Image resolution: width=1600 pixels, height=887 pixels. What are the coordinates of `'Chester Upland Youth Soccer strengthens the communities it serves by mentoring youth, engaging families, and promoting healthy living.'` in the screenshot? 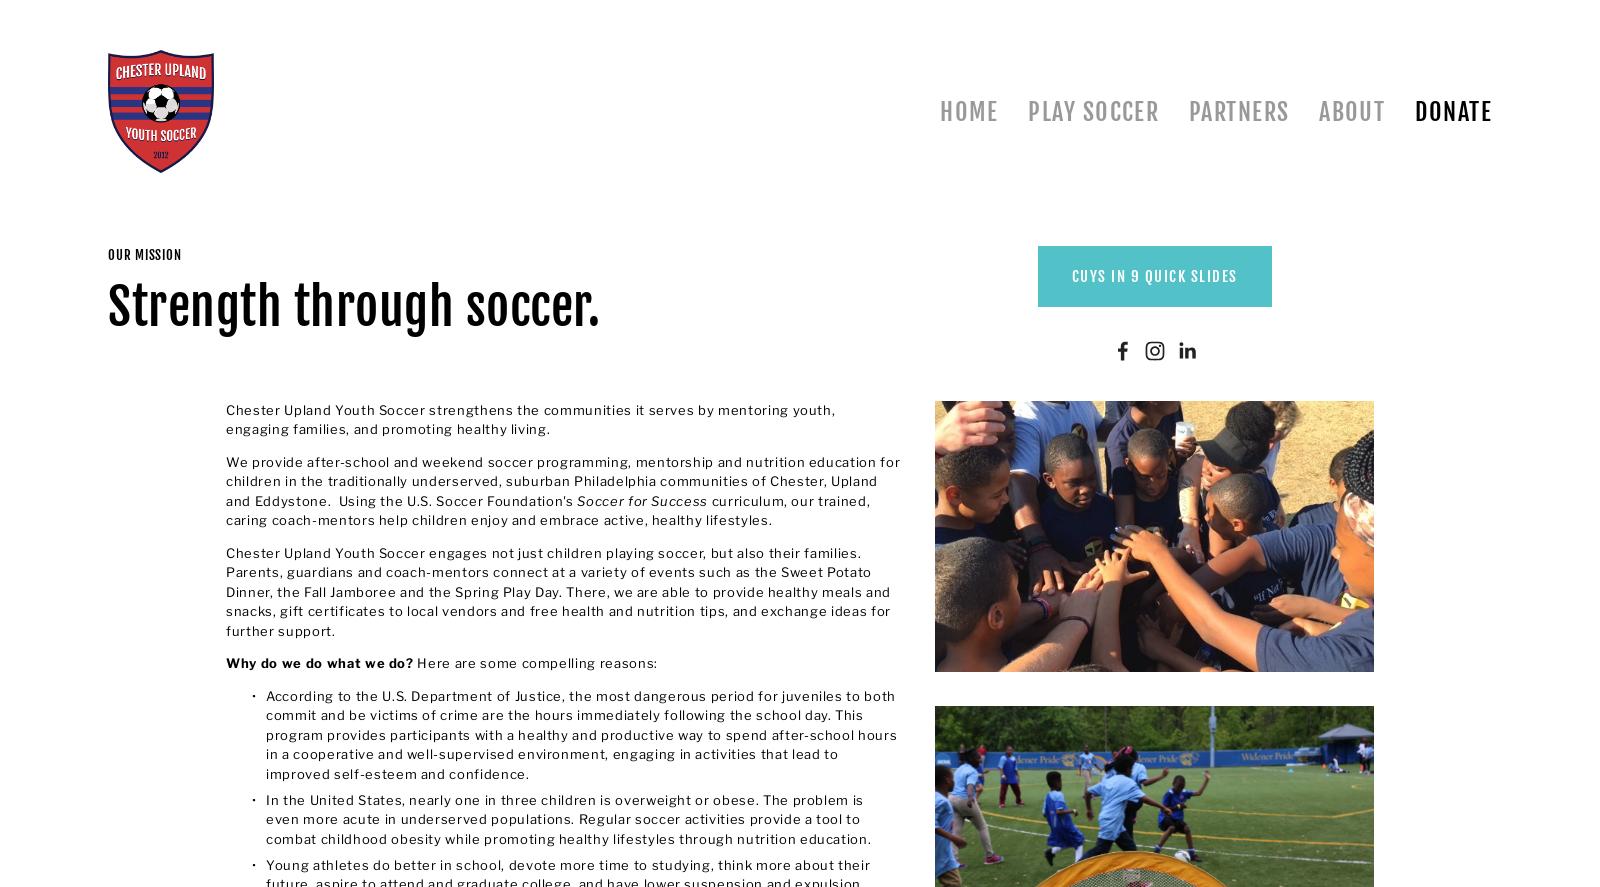 It's located at (531, 419).